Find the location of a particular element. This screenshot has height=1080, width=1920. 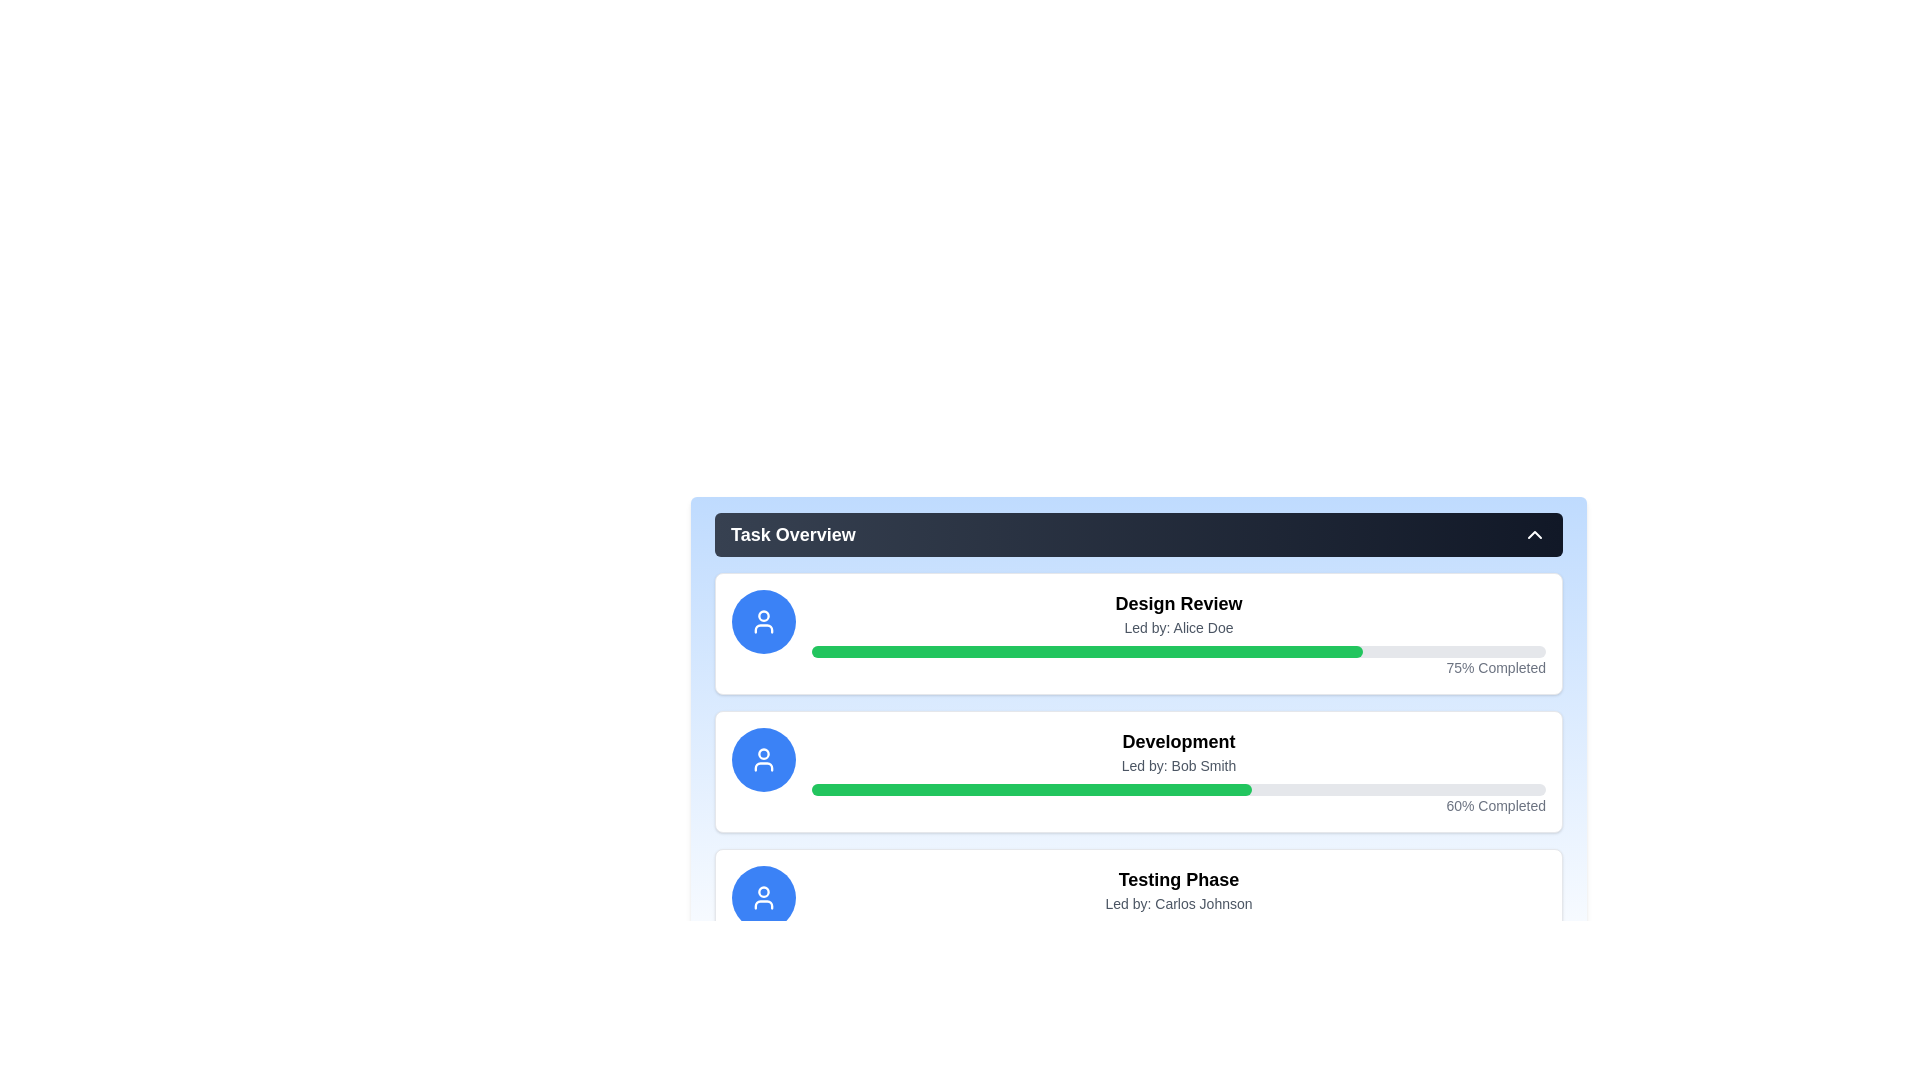

the upward-pointing arrow icon button located on the right side of the 'Task Overview' header bar is located at coordinates (1534, 534).